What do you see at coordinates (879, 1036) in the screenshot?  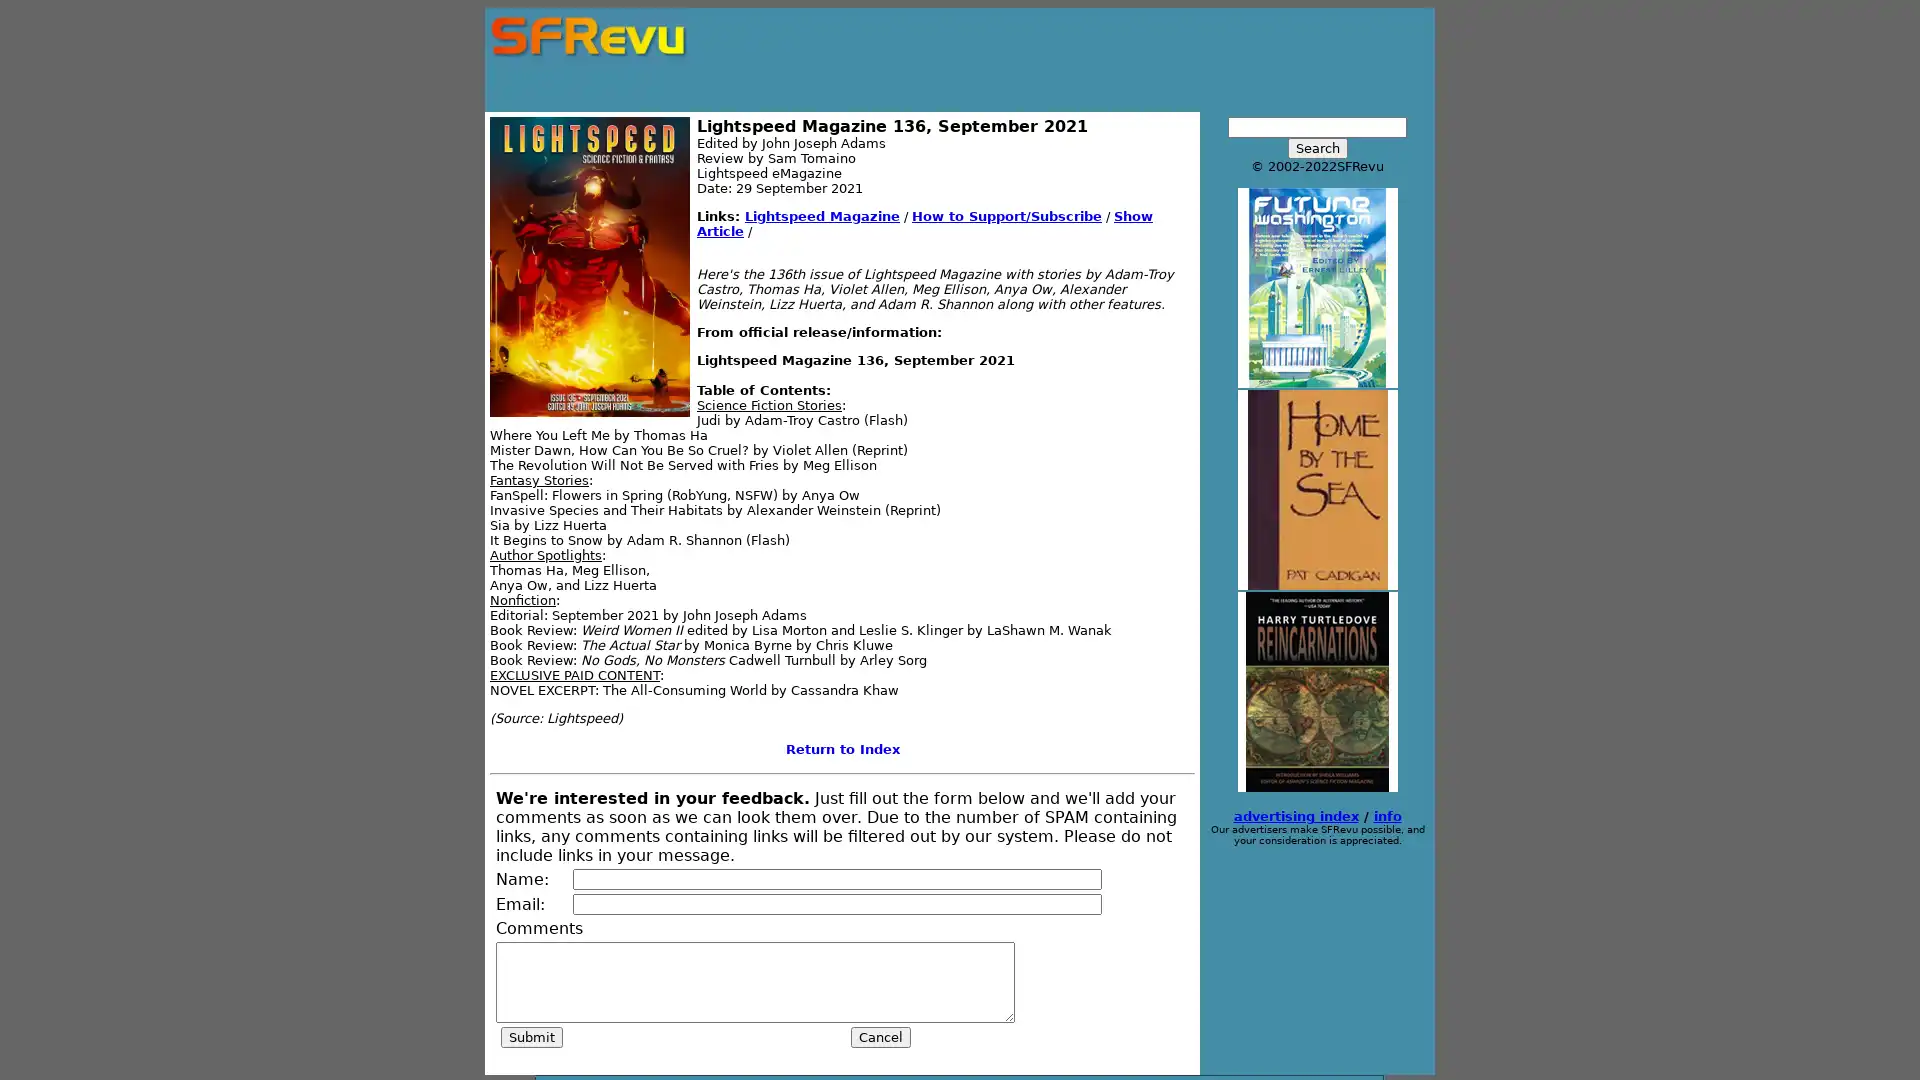 I see `Cancel` at bounding box center [879, 1036].